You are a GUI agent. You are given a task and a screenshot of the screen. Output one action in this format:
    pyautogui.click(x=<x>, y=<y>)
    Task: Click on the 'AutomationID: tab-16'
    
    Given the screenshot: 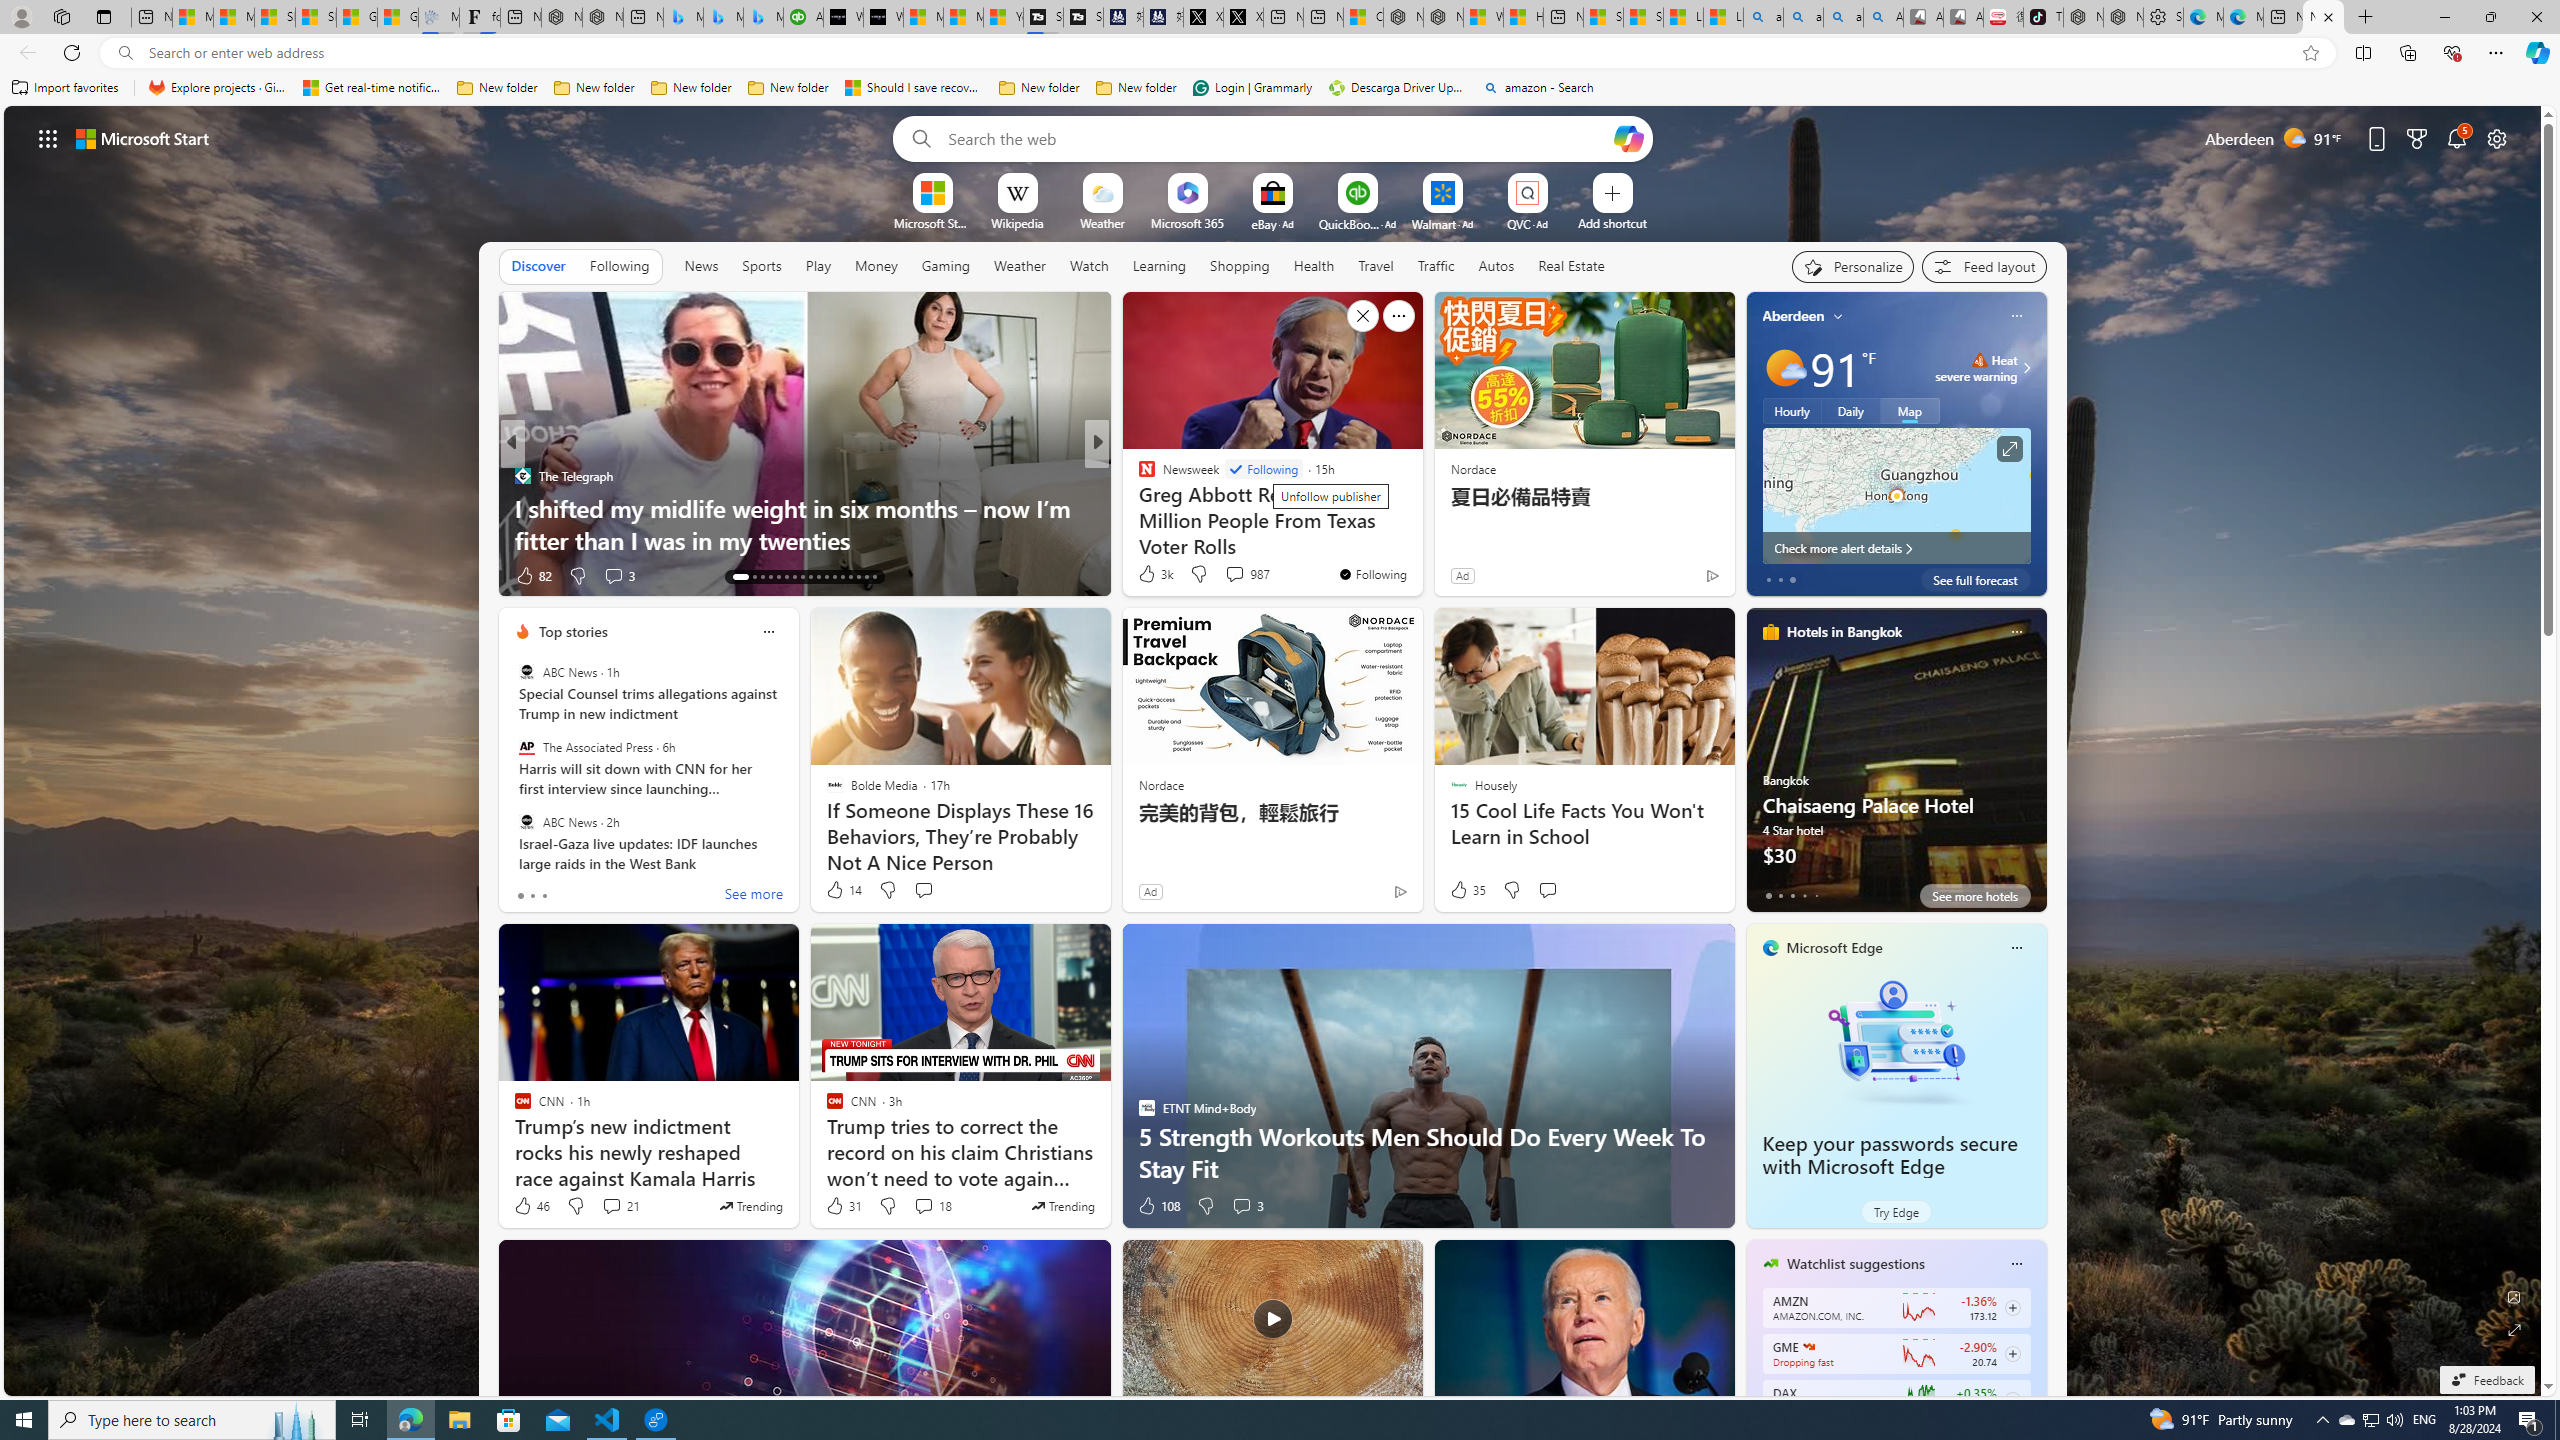 What is the action you would take?
    pyautogui.click(x=770, y=577)
    